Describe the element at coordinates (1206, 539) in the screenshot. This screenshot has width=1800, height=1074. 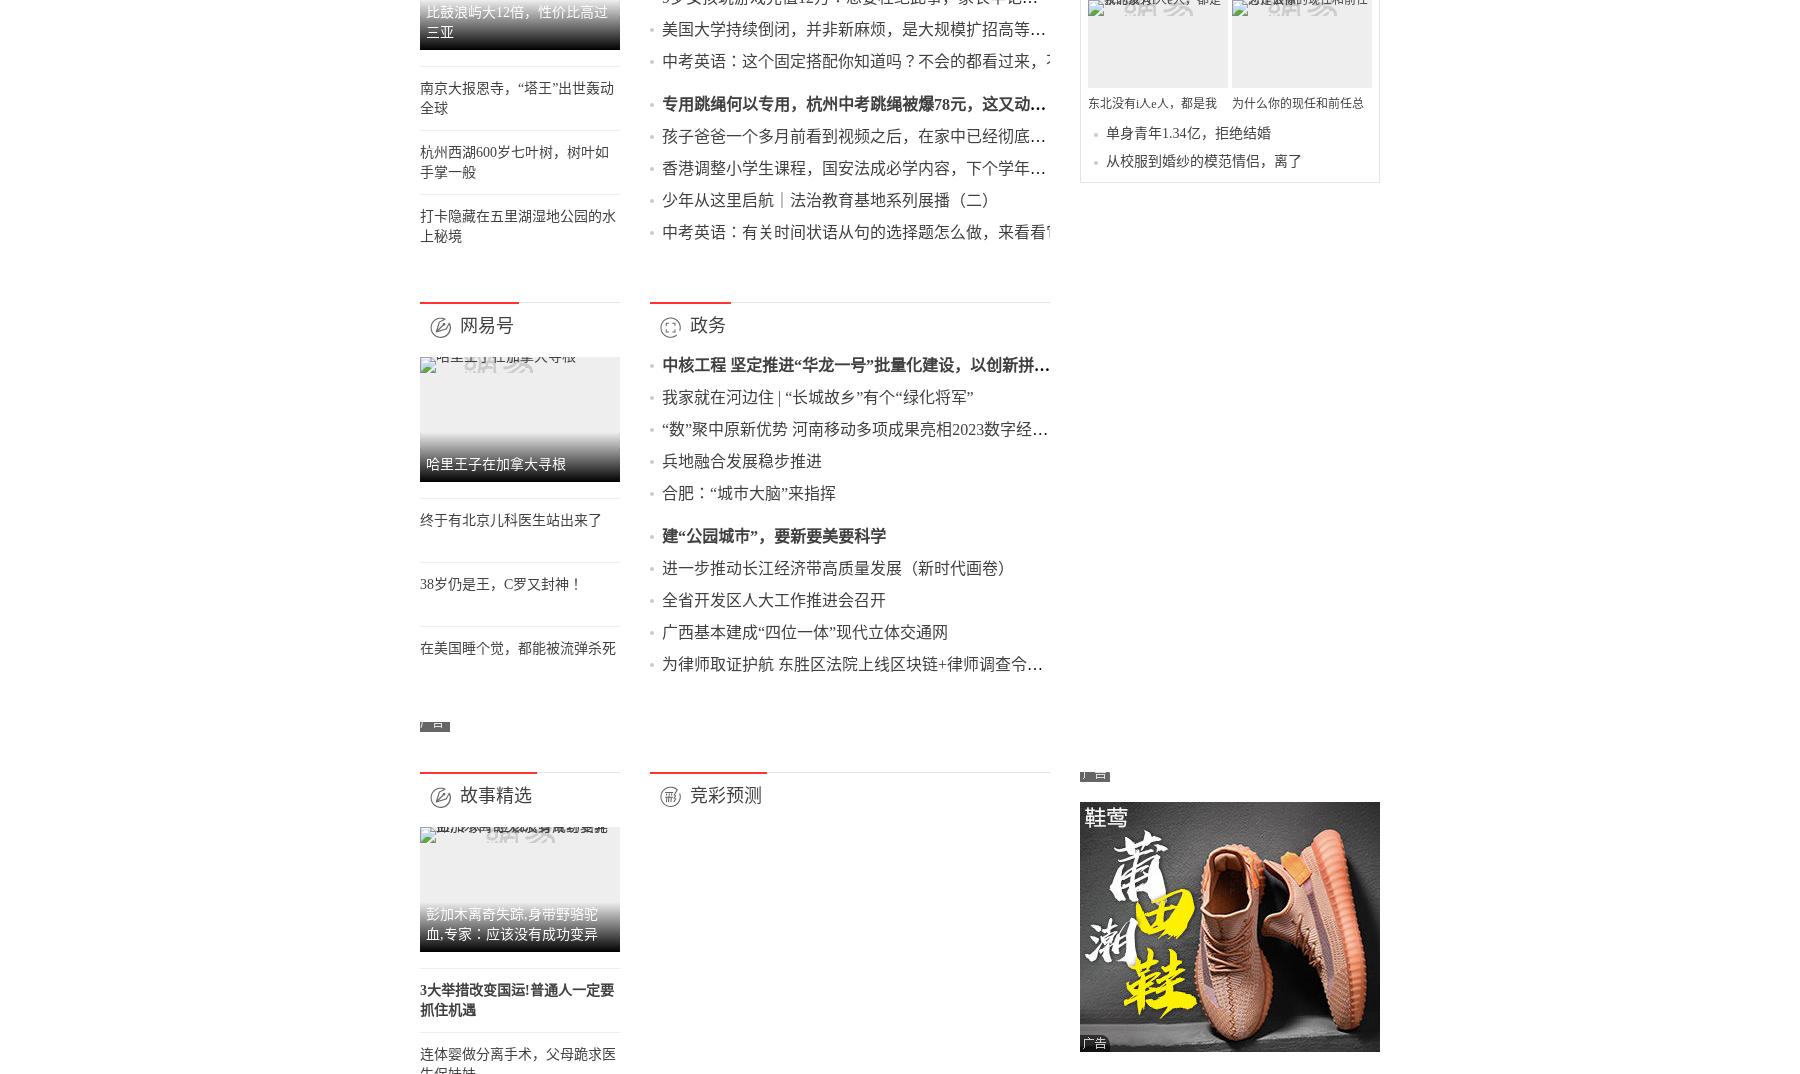
I see `'东北没有i人e人，都是我的家人'` at that location.